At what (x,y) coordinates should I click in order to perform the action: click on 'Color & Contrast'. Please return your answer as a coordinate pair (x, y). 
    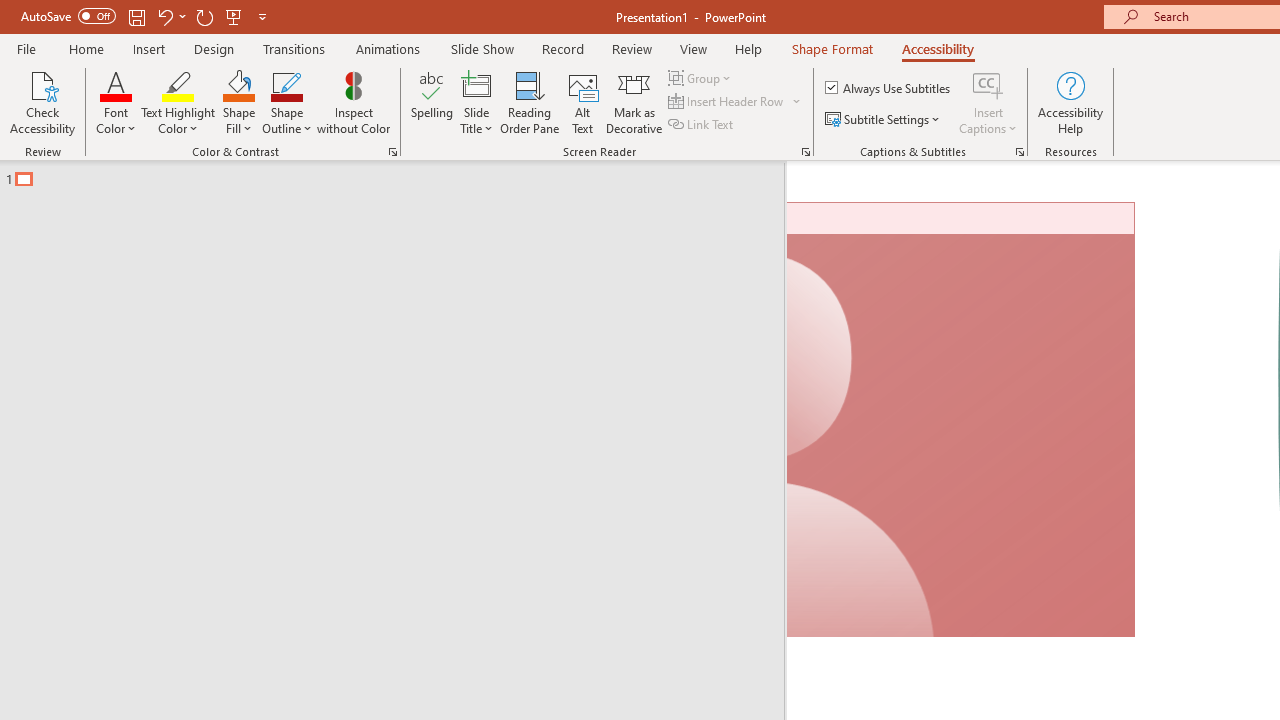
    Looking at the image, I should click on (392, 150).